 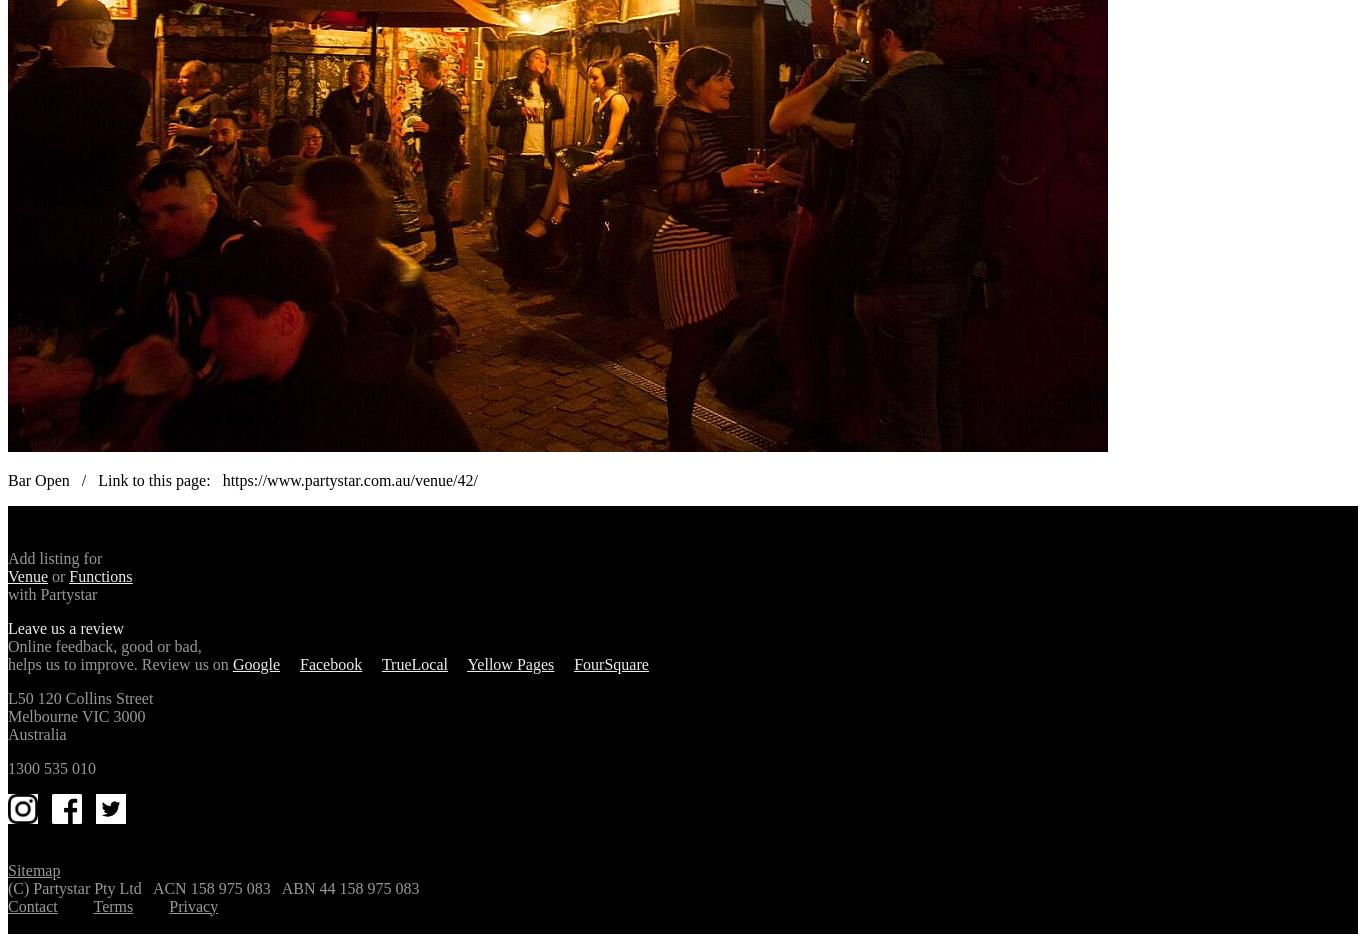 What do you see at coordinates (52, 592) in the screenshot?
I see `'with Partystar'` at bounding box center [52, 592].